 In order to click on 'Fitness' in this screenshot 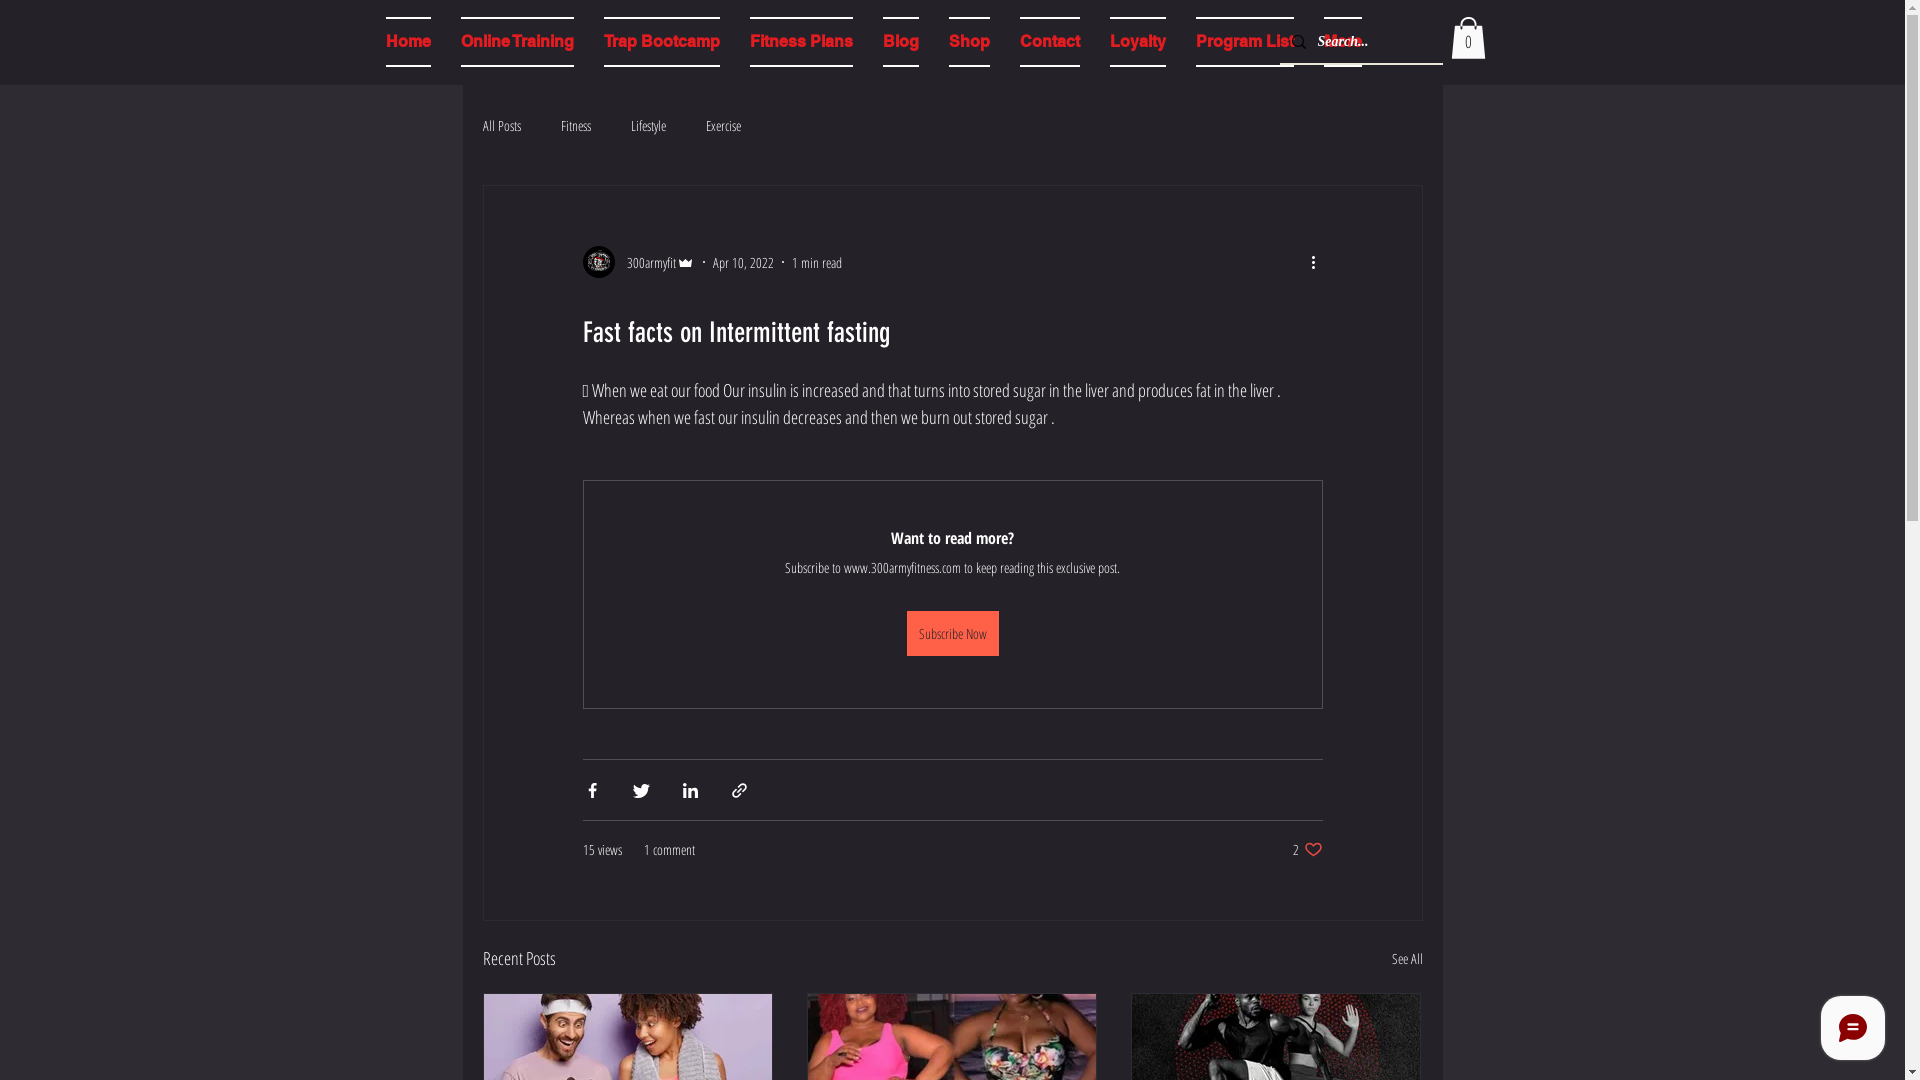, I will do `click(574, 125)`.